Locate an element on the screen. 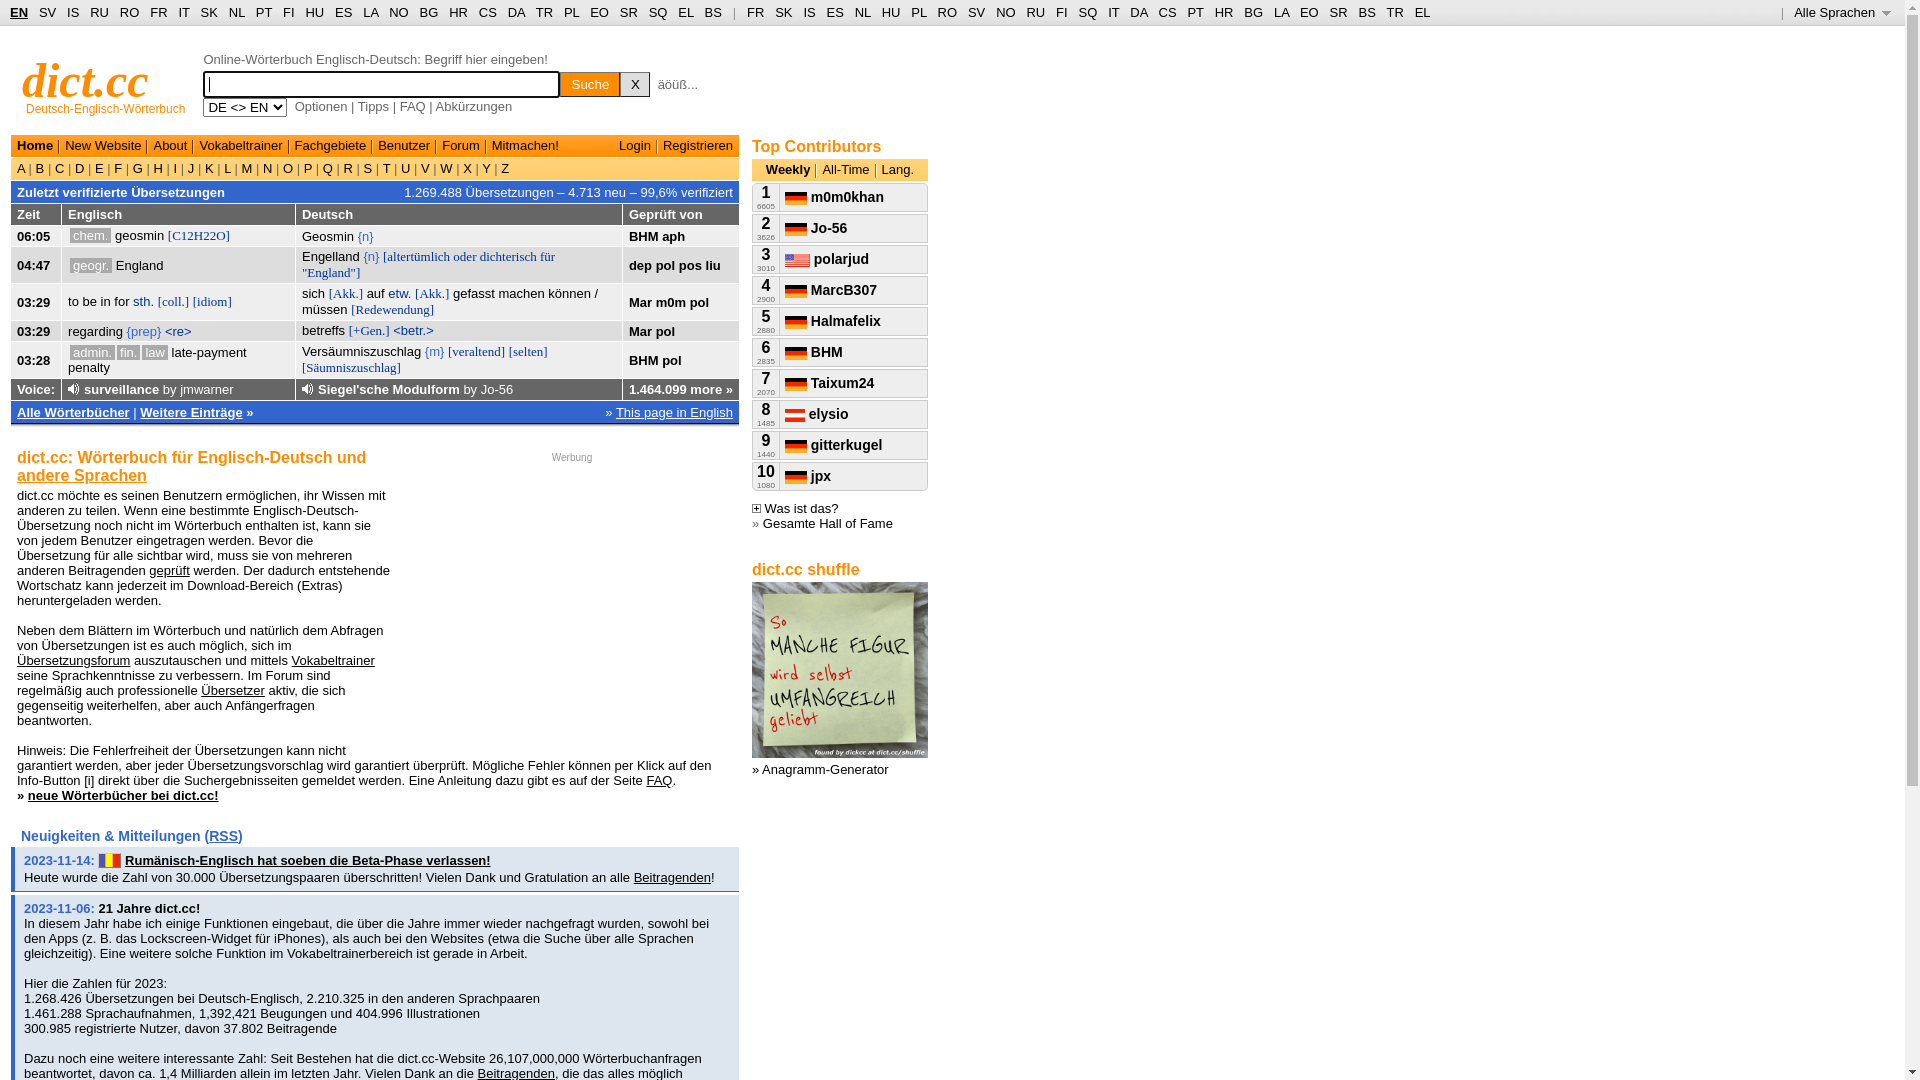 The height and width of the screenshot is (1080, 1920). 'W' is located at coordinates (435, 167).